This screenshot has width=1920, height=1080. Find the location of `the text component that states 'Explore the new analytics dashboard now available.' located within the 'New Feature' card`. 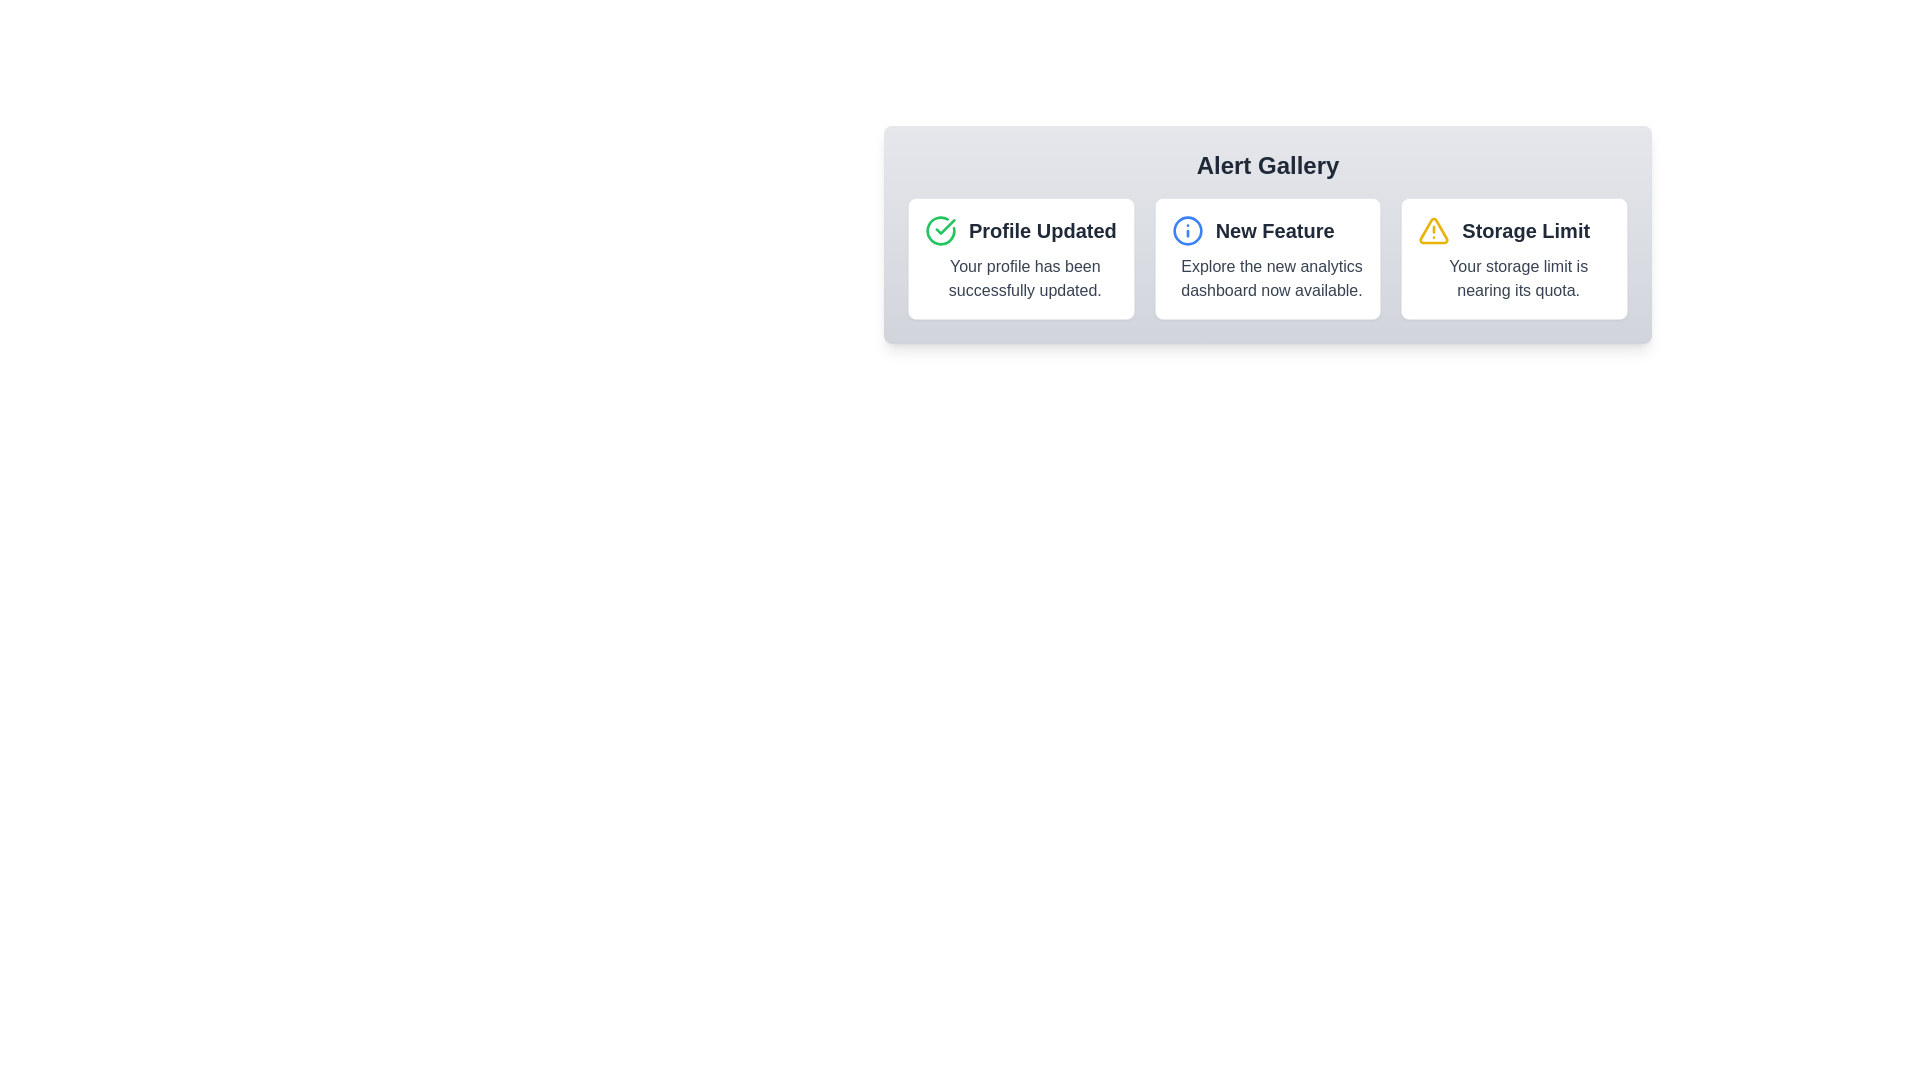

the text component that states 'Explore the new analytics dashboard now available.' located within the 'New Feature' card is located at coordinates (1271, 278).